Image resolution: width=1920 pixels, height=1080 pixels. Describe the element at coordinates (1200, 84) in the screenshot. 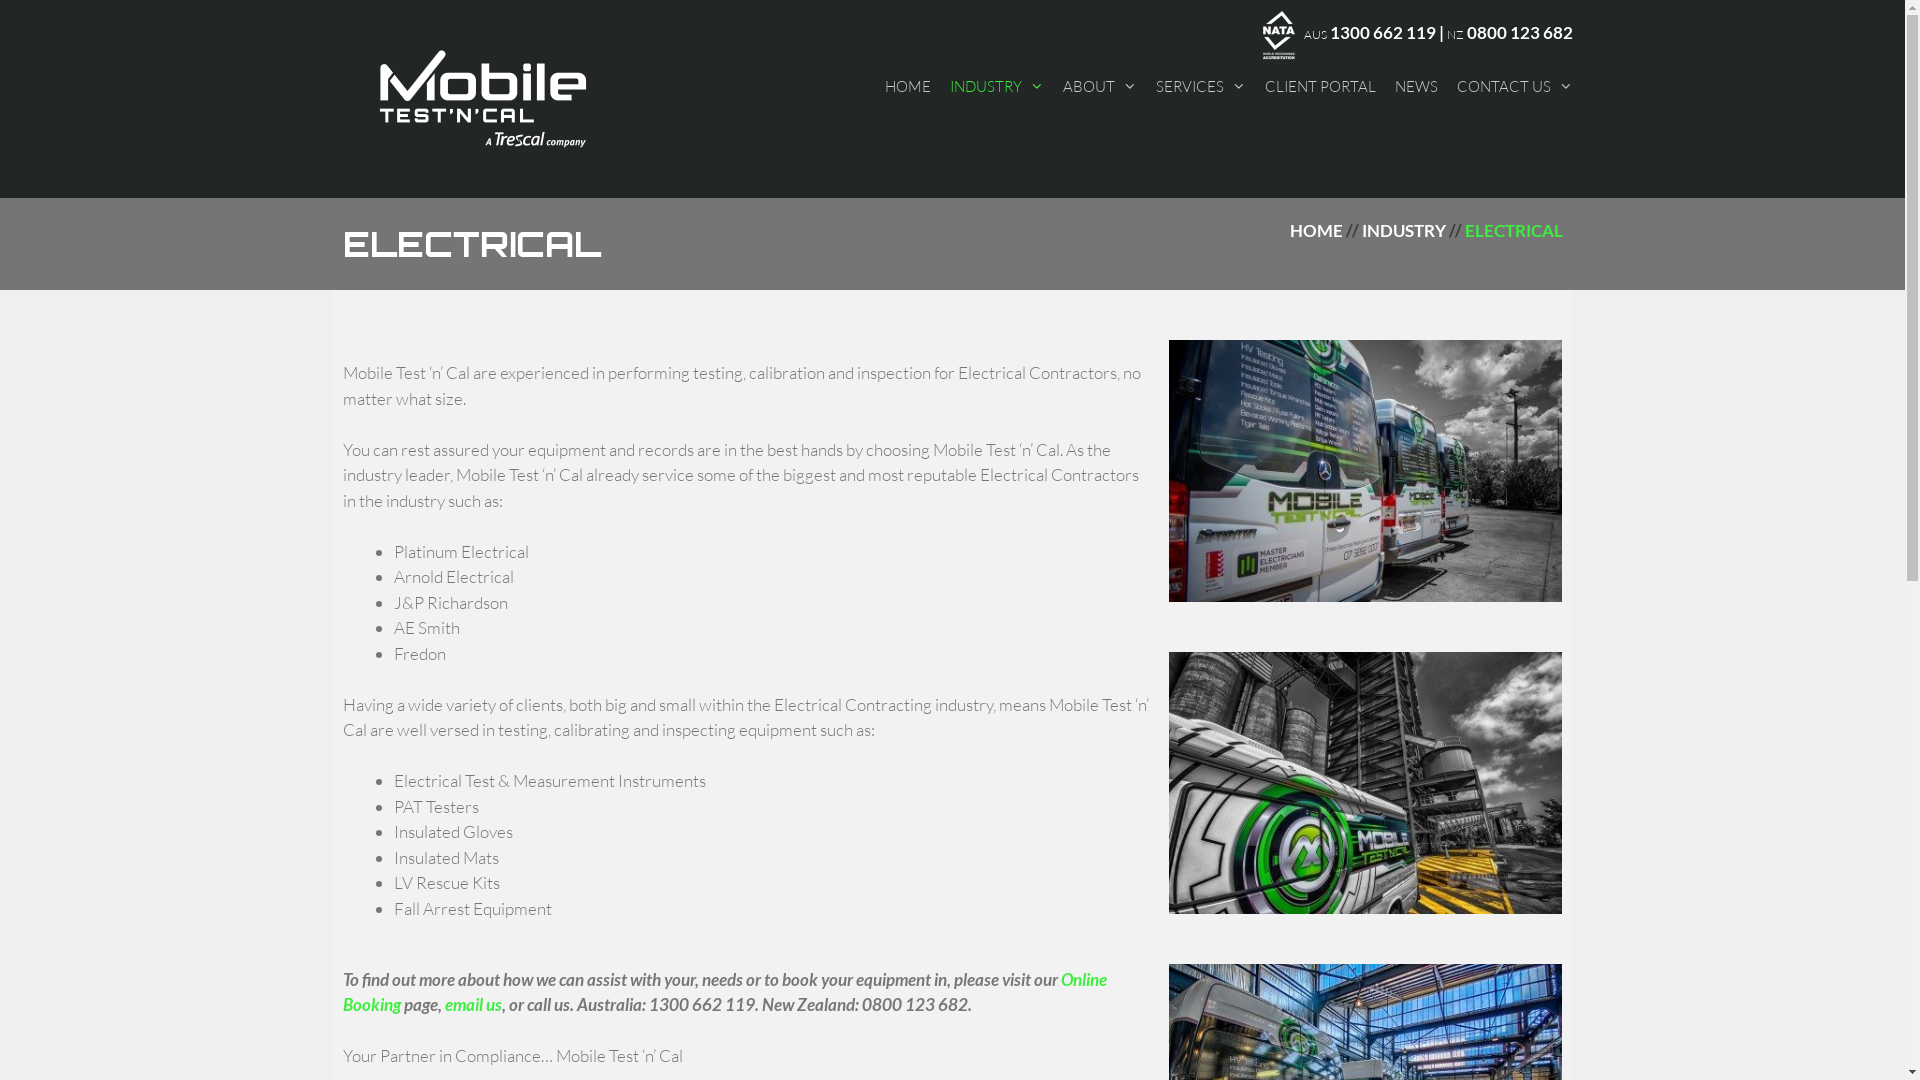

I see `'SERVICES'` at that location.